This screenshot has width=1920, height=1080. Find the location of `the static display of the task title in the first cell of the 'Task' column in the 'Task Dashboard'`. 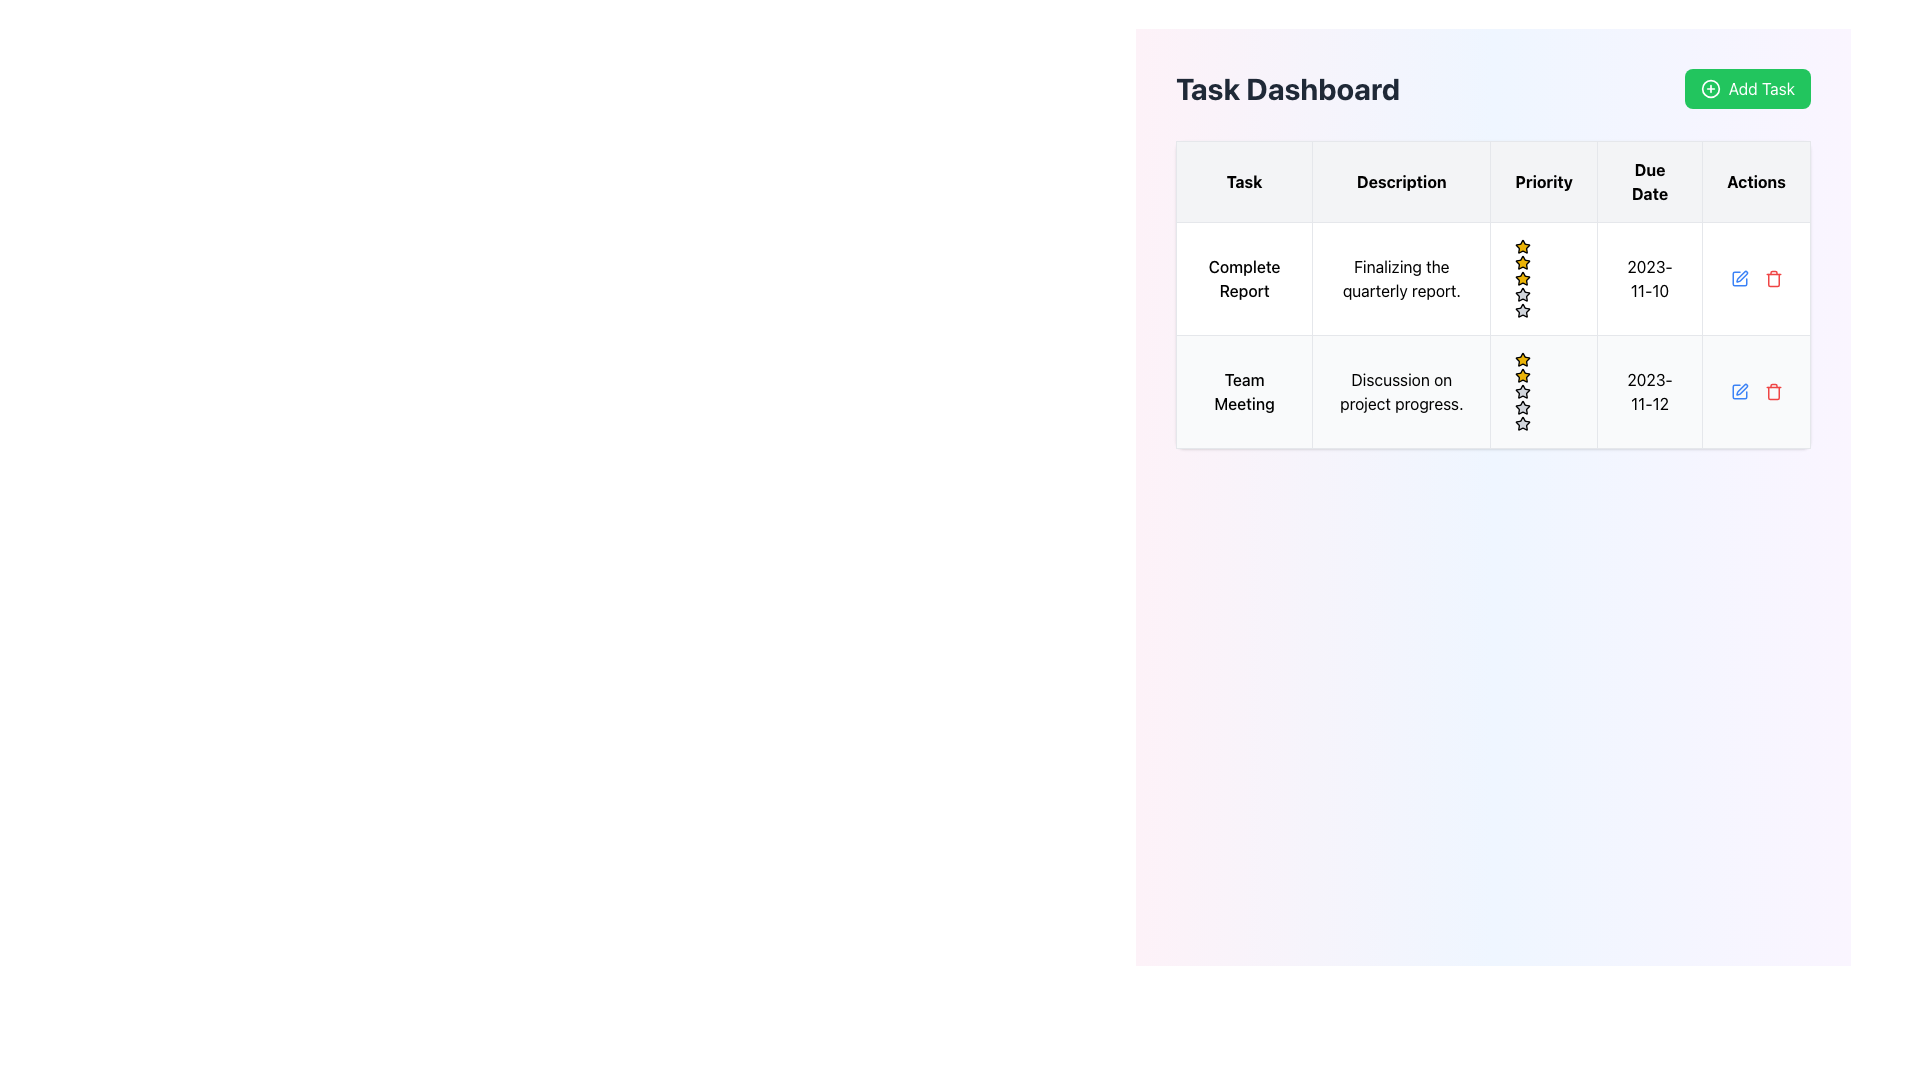

the static display of the task title in the first cell of the 'Task' column in the 'Task Dashboard' is located at coordinates (1243, 278).